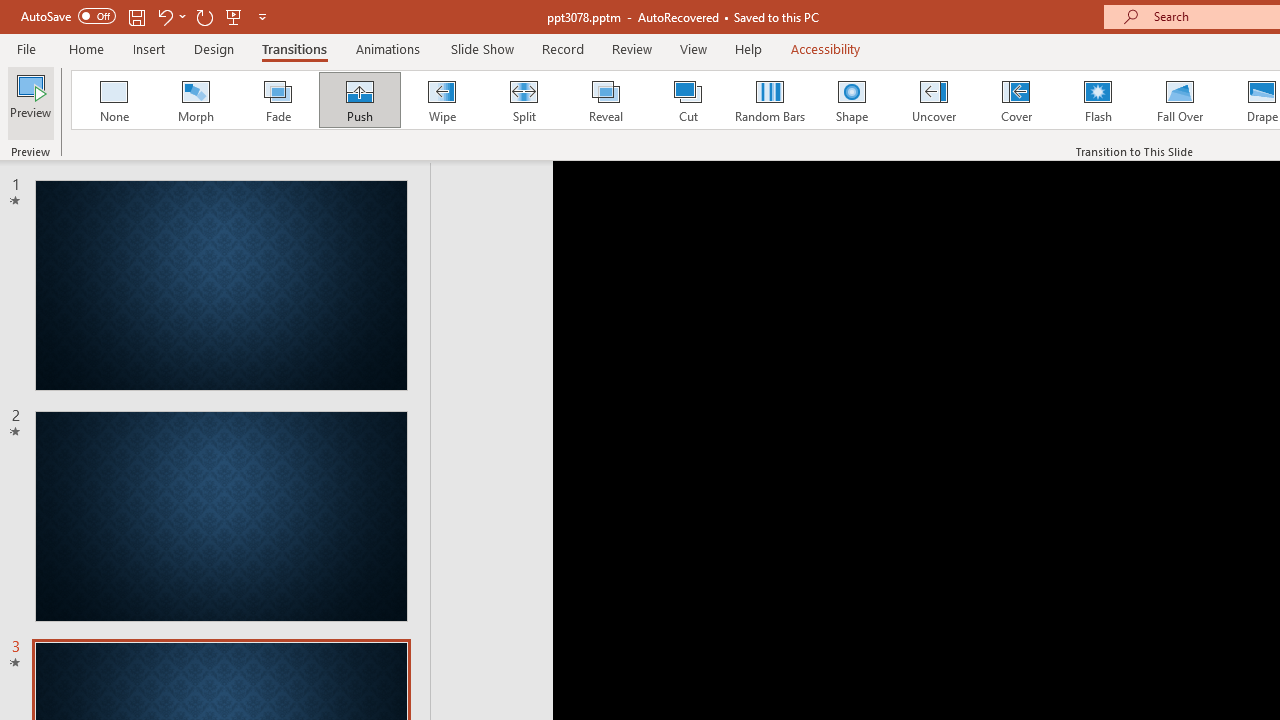 The height and width of the screenshot is (720, 1280). I want to click on 'None', so click(112, 100).